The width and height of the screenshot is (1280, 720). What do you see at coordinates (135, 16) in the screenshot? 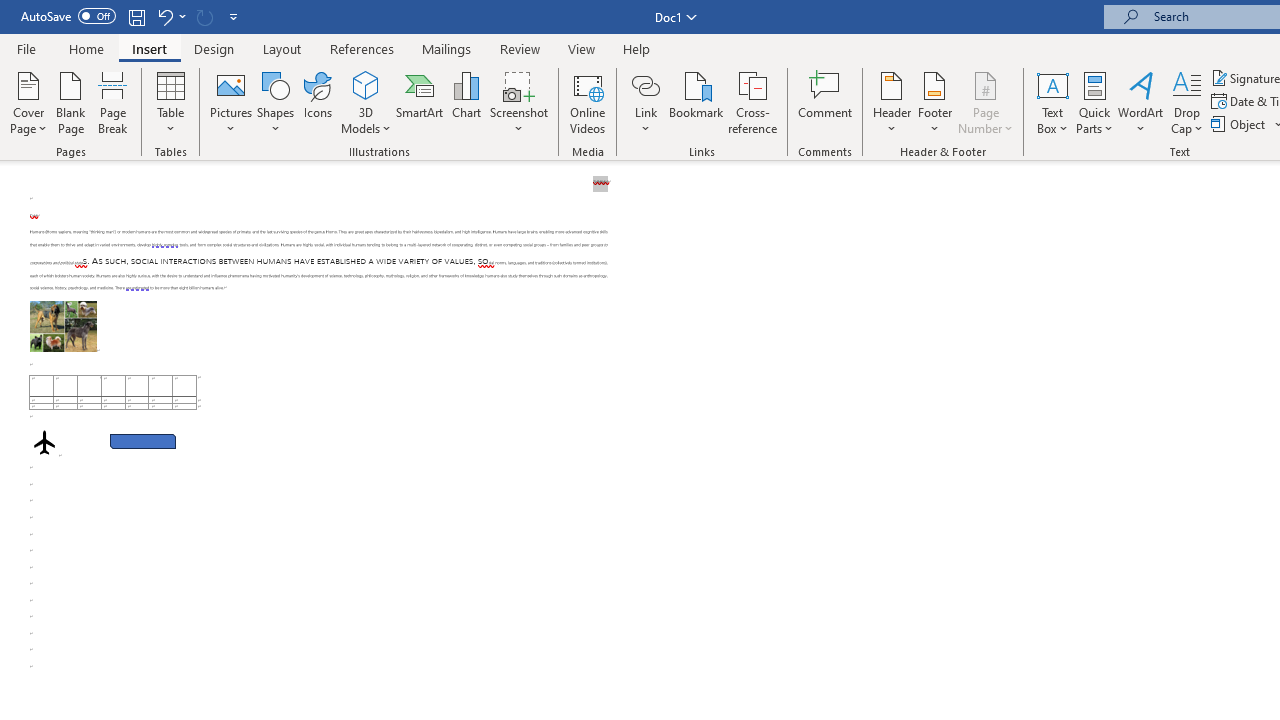
I see `'Save'` at bounding box center [135, 16].